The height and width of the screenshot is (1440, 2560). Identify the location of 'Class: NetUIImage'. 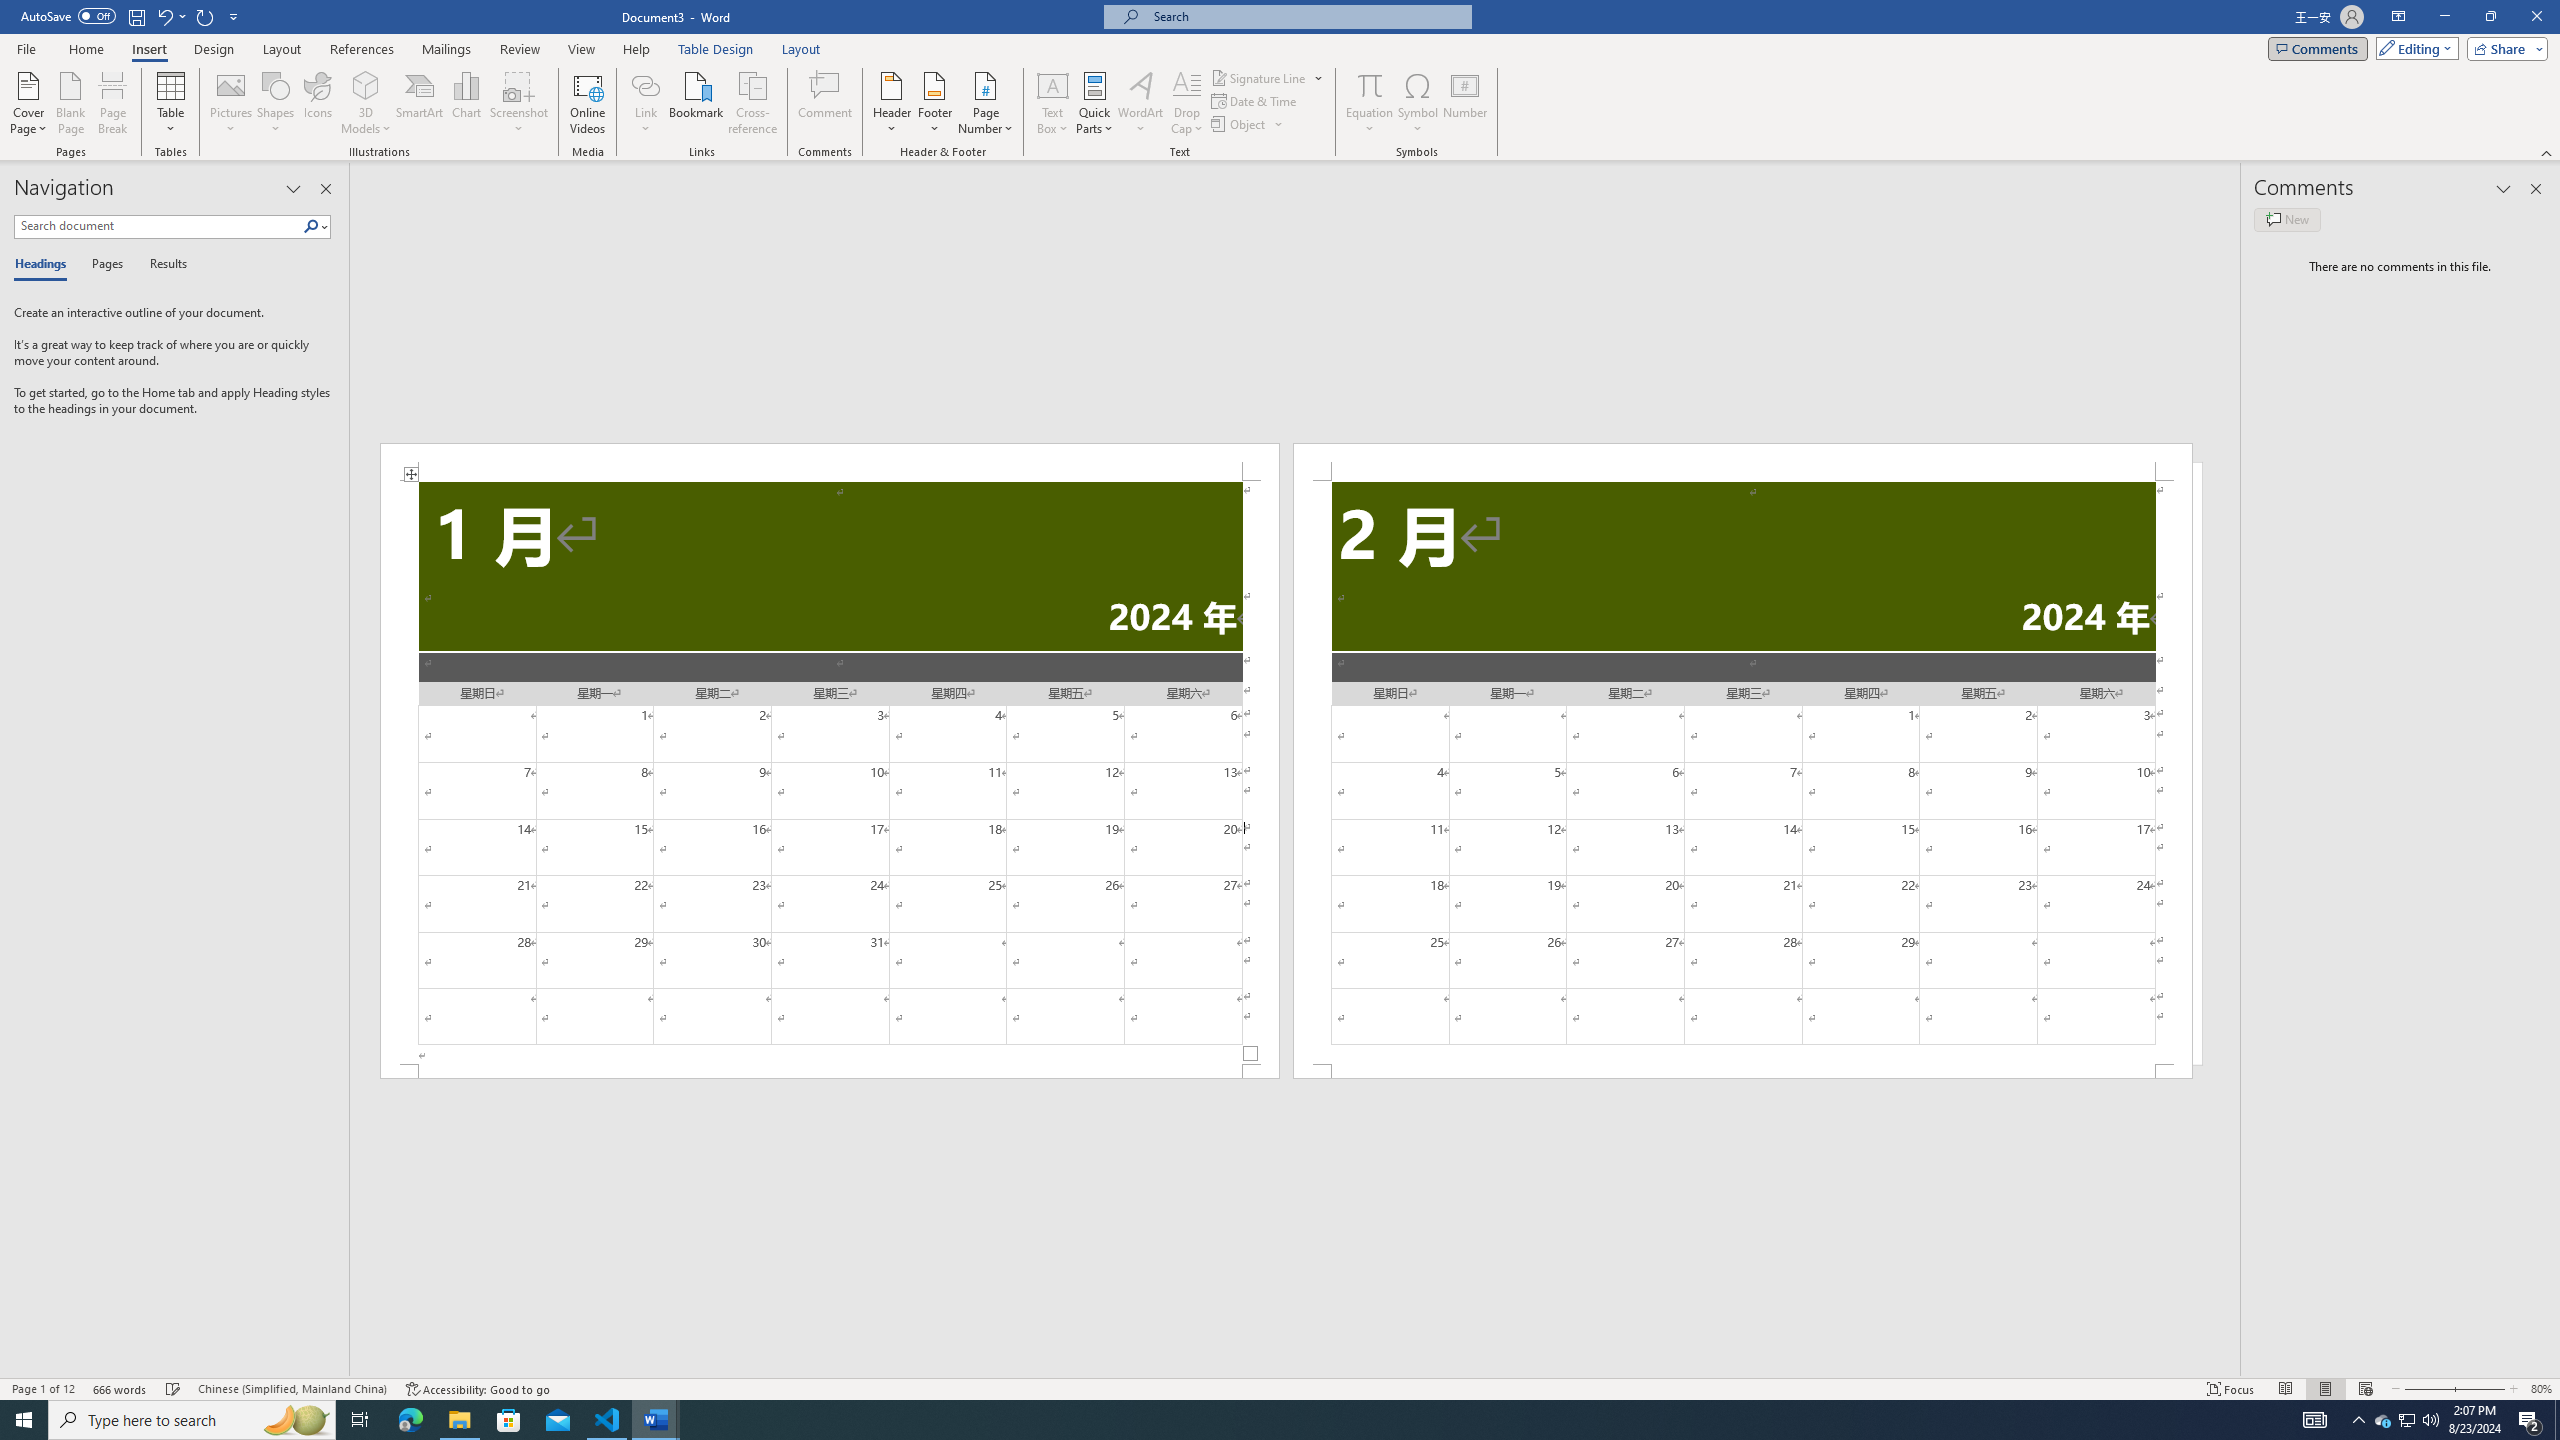
(311, 225).